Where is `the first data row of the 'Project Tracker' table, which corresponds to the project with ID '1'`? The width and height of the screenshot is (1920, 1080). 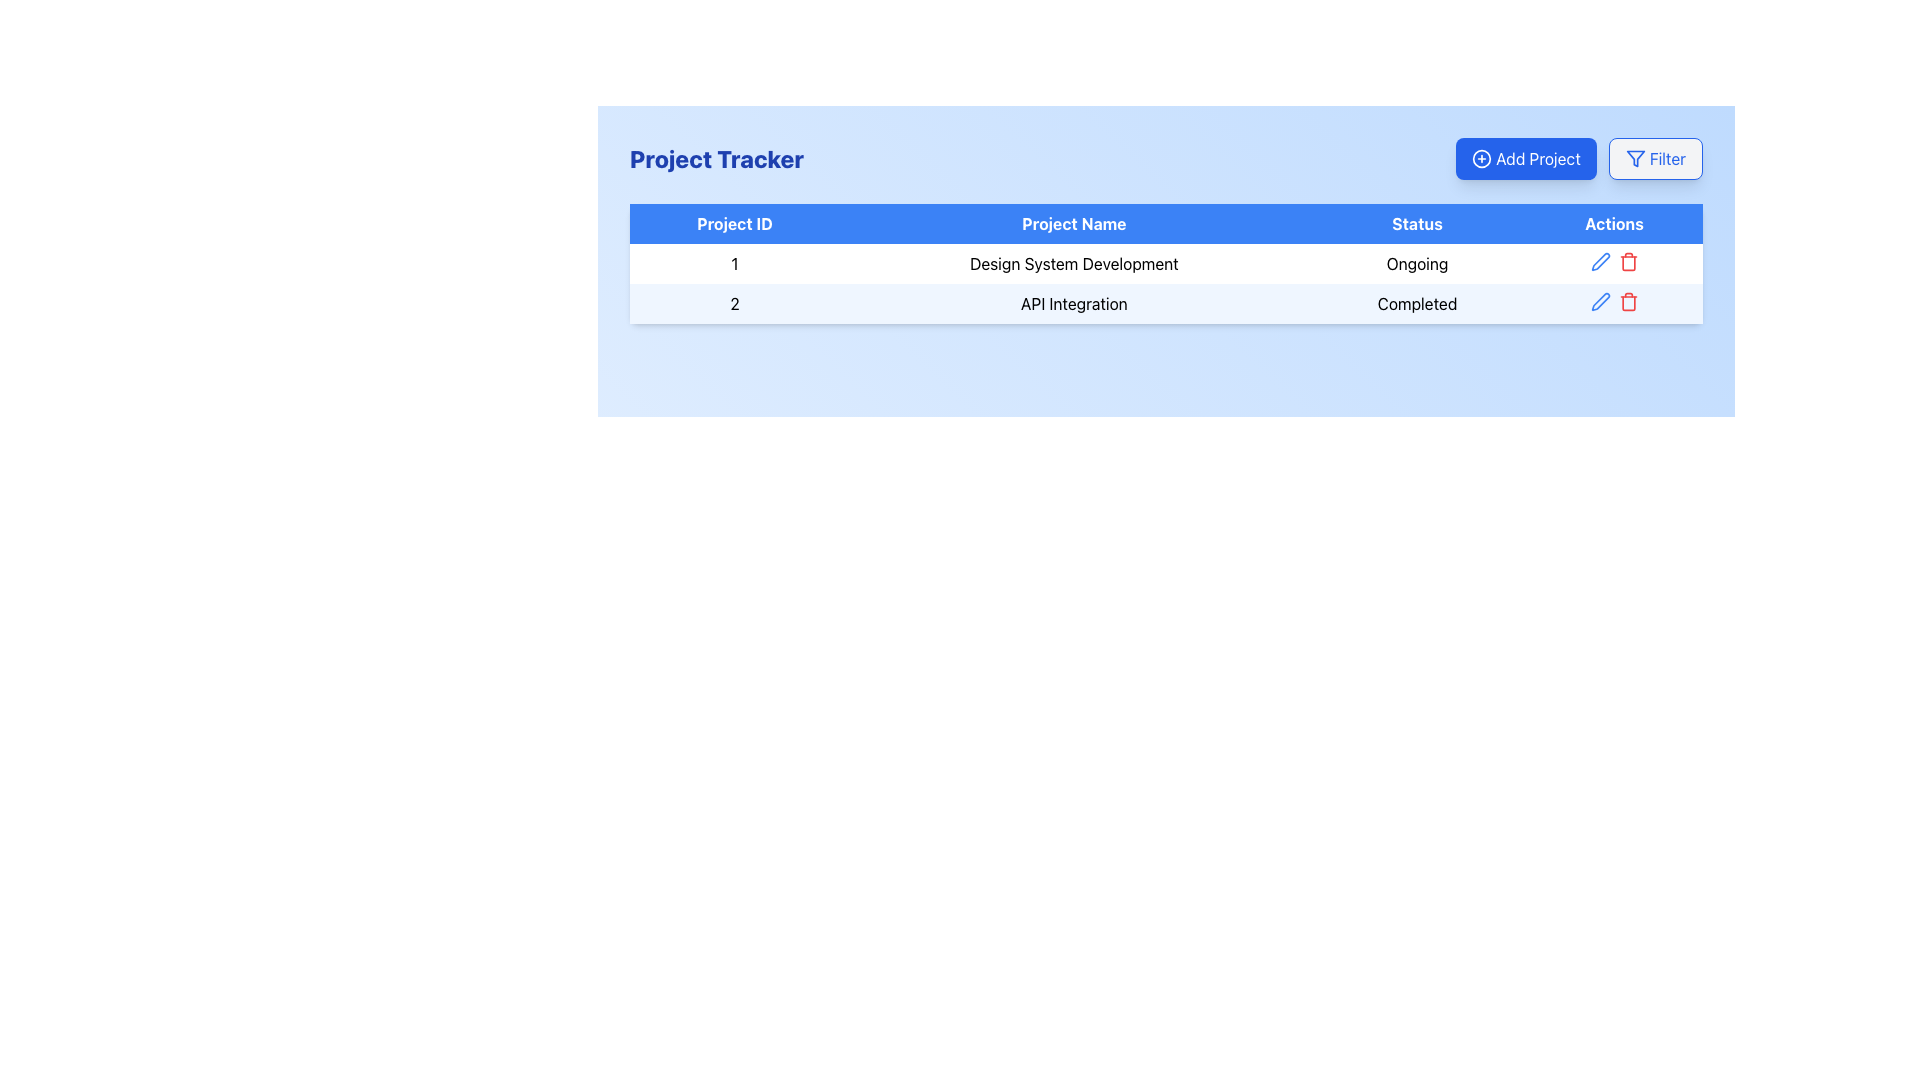
the first data row of the 'Project Tracker' table, which corresponds to the project with ID '1' is located at coordinates (1166, 262).